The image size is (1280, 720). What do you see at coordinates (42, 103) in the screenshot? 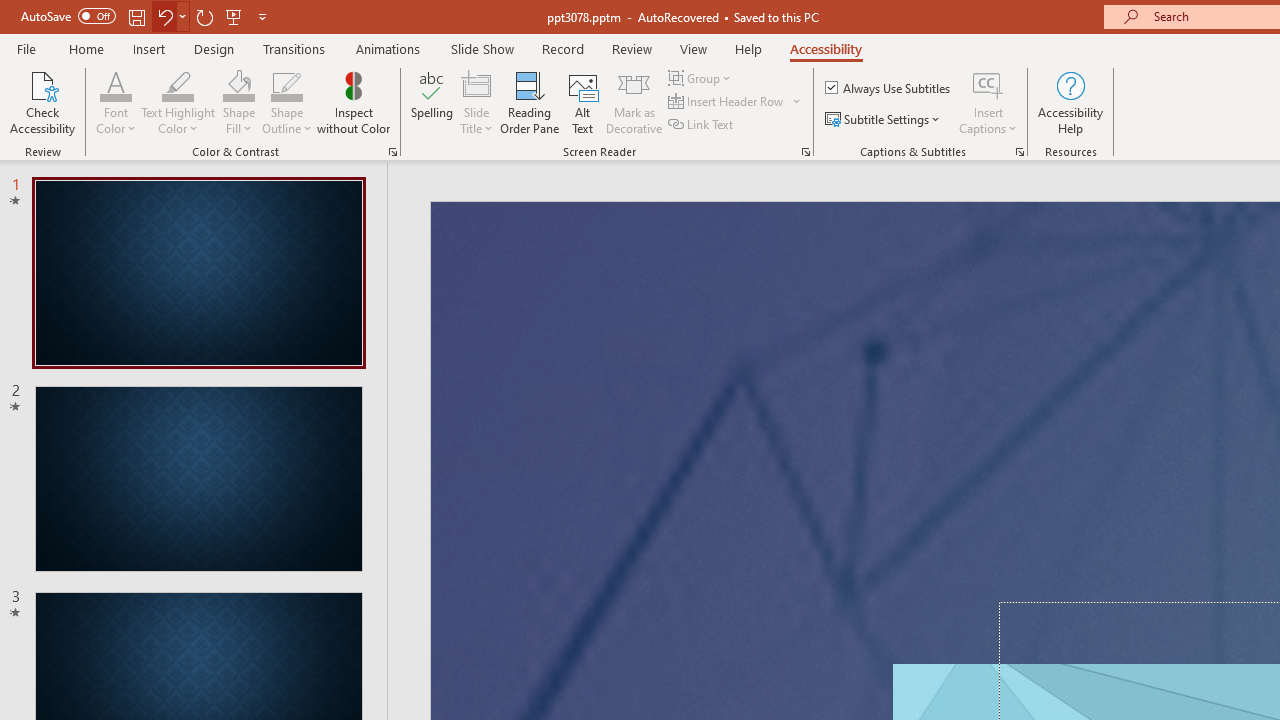
I see `'Check Accessibility'` at bounding box center [42, 103].